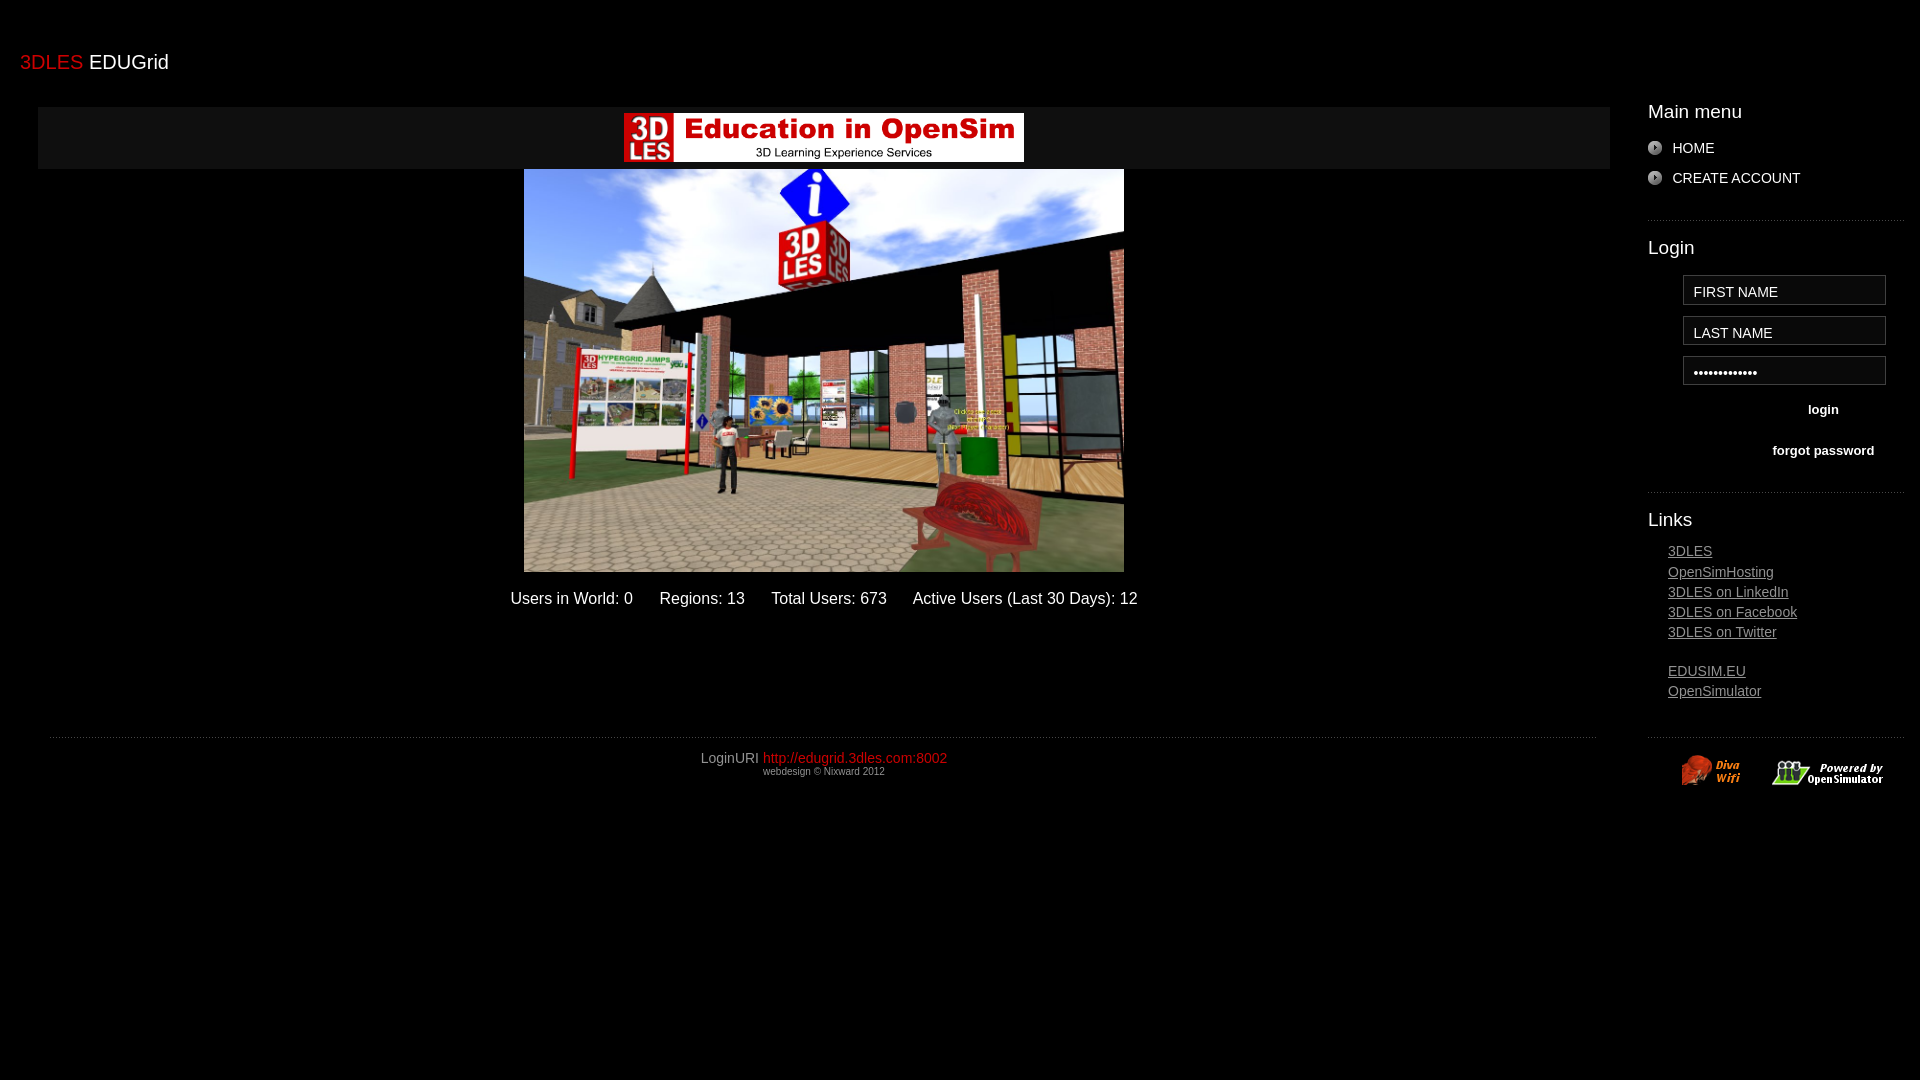  What do you see at coordinates (1713, 689) in the screenshot?
I see `'OpenSimulator'` at bounding box center [1713, 689].